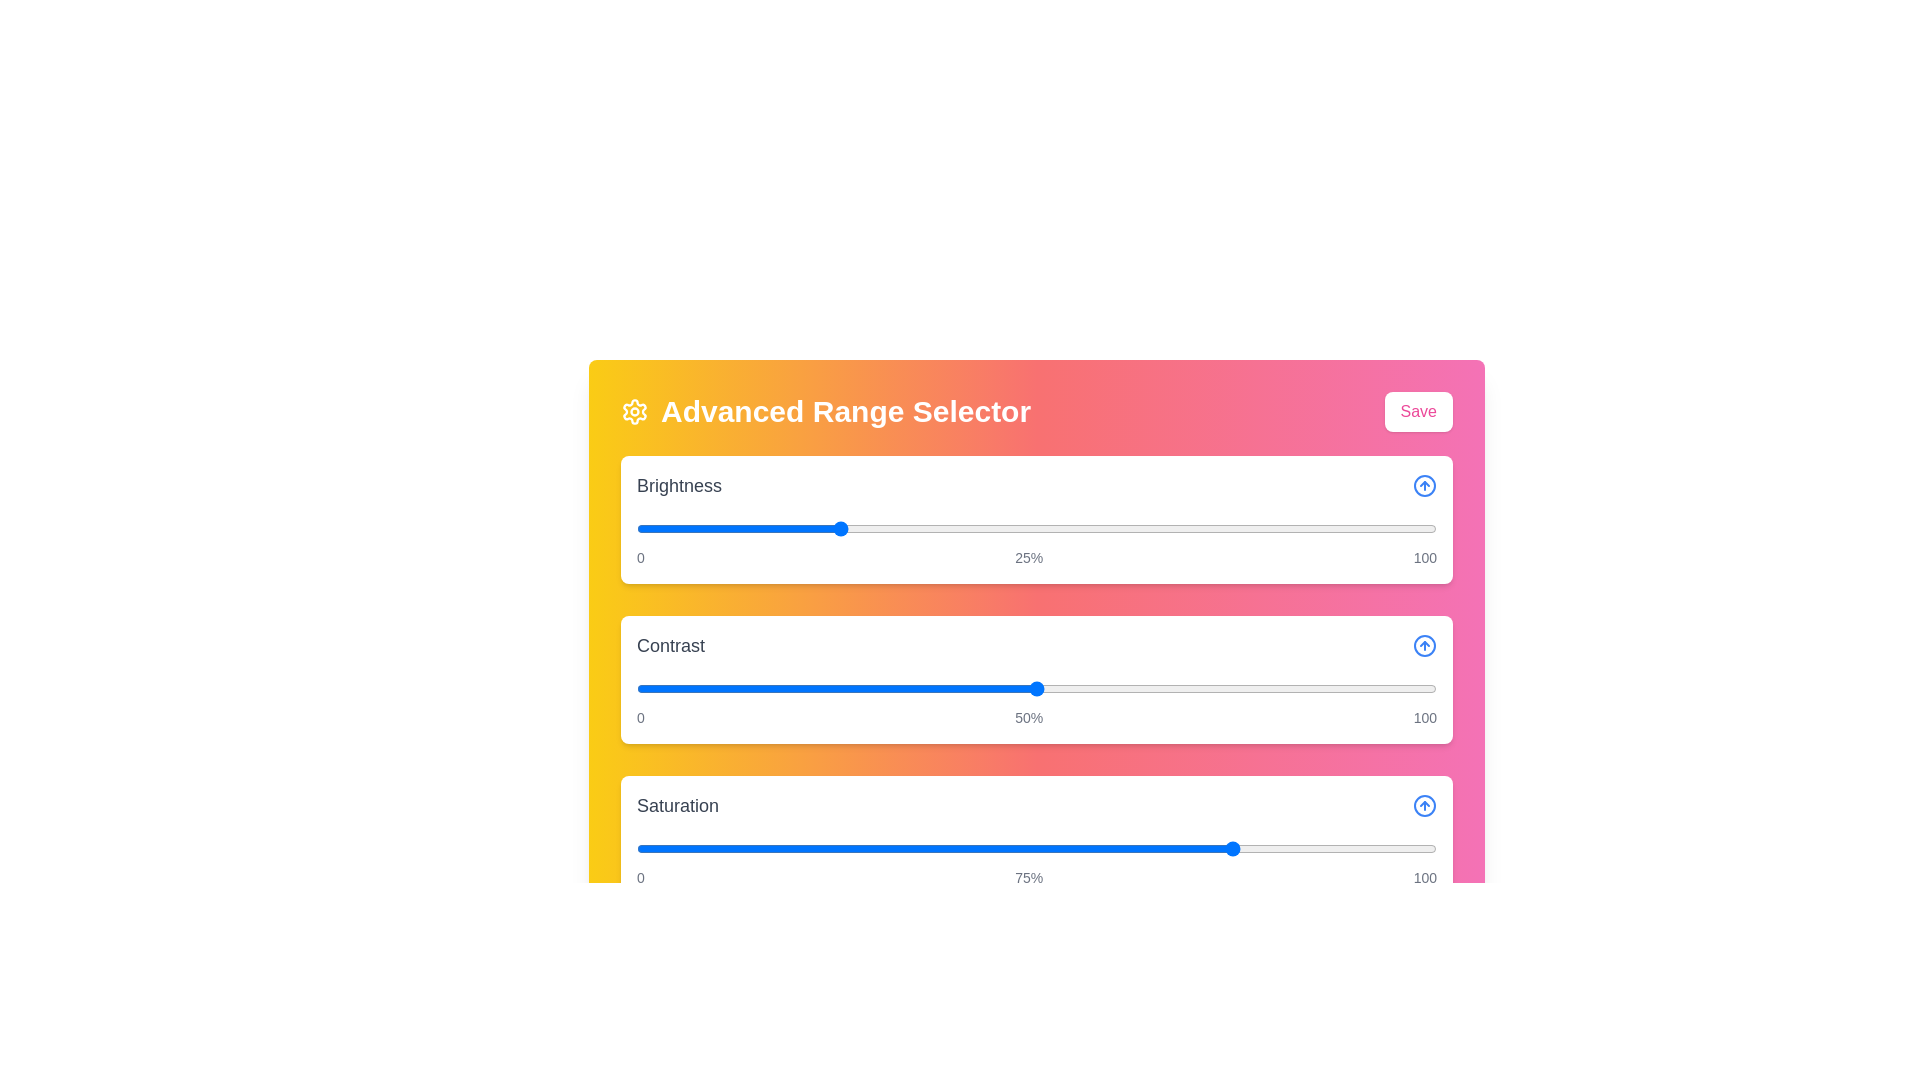  What do you see at coordinates (1424, 805) in the screenshot?
I see `the arrow icon for Saturation` at bounding box center [1424, 805].